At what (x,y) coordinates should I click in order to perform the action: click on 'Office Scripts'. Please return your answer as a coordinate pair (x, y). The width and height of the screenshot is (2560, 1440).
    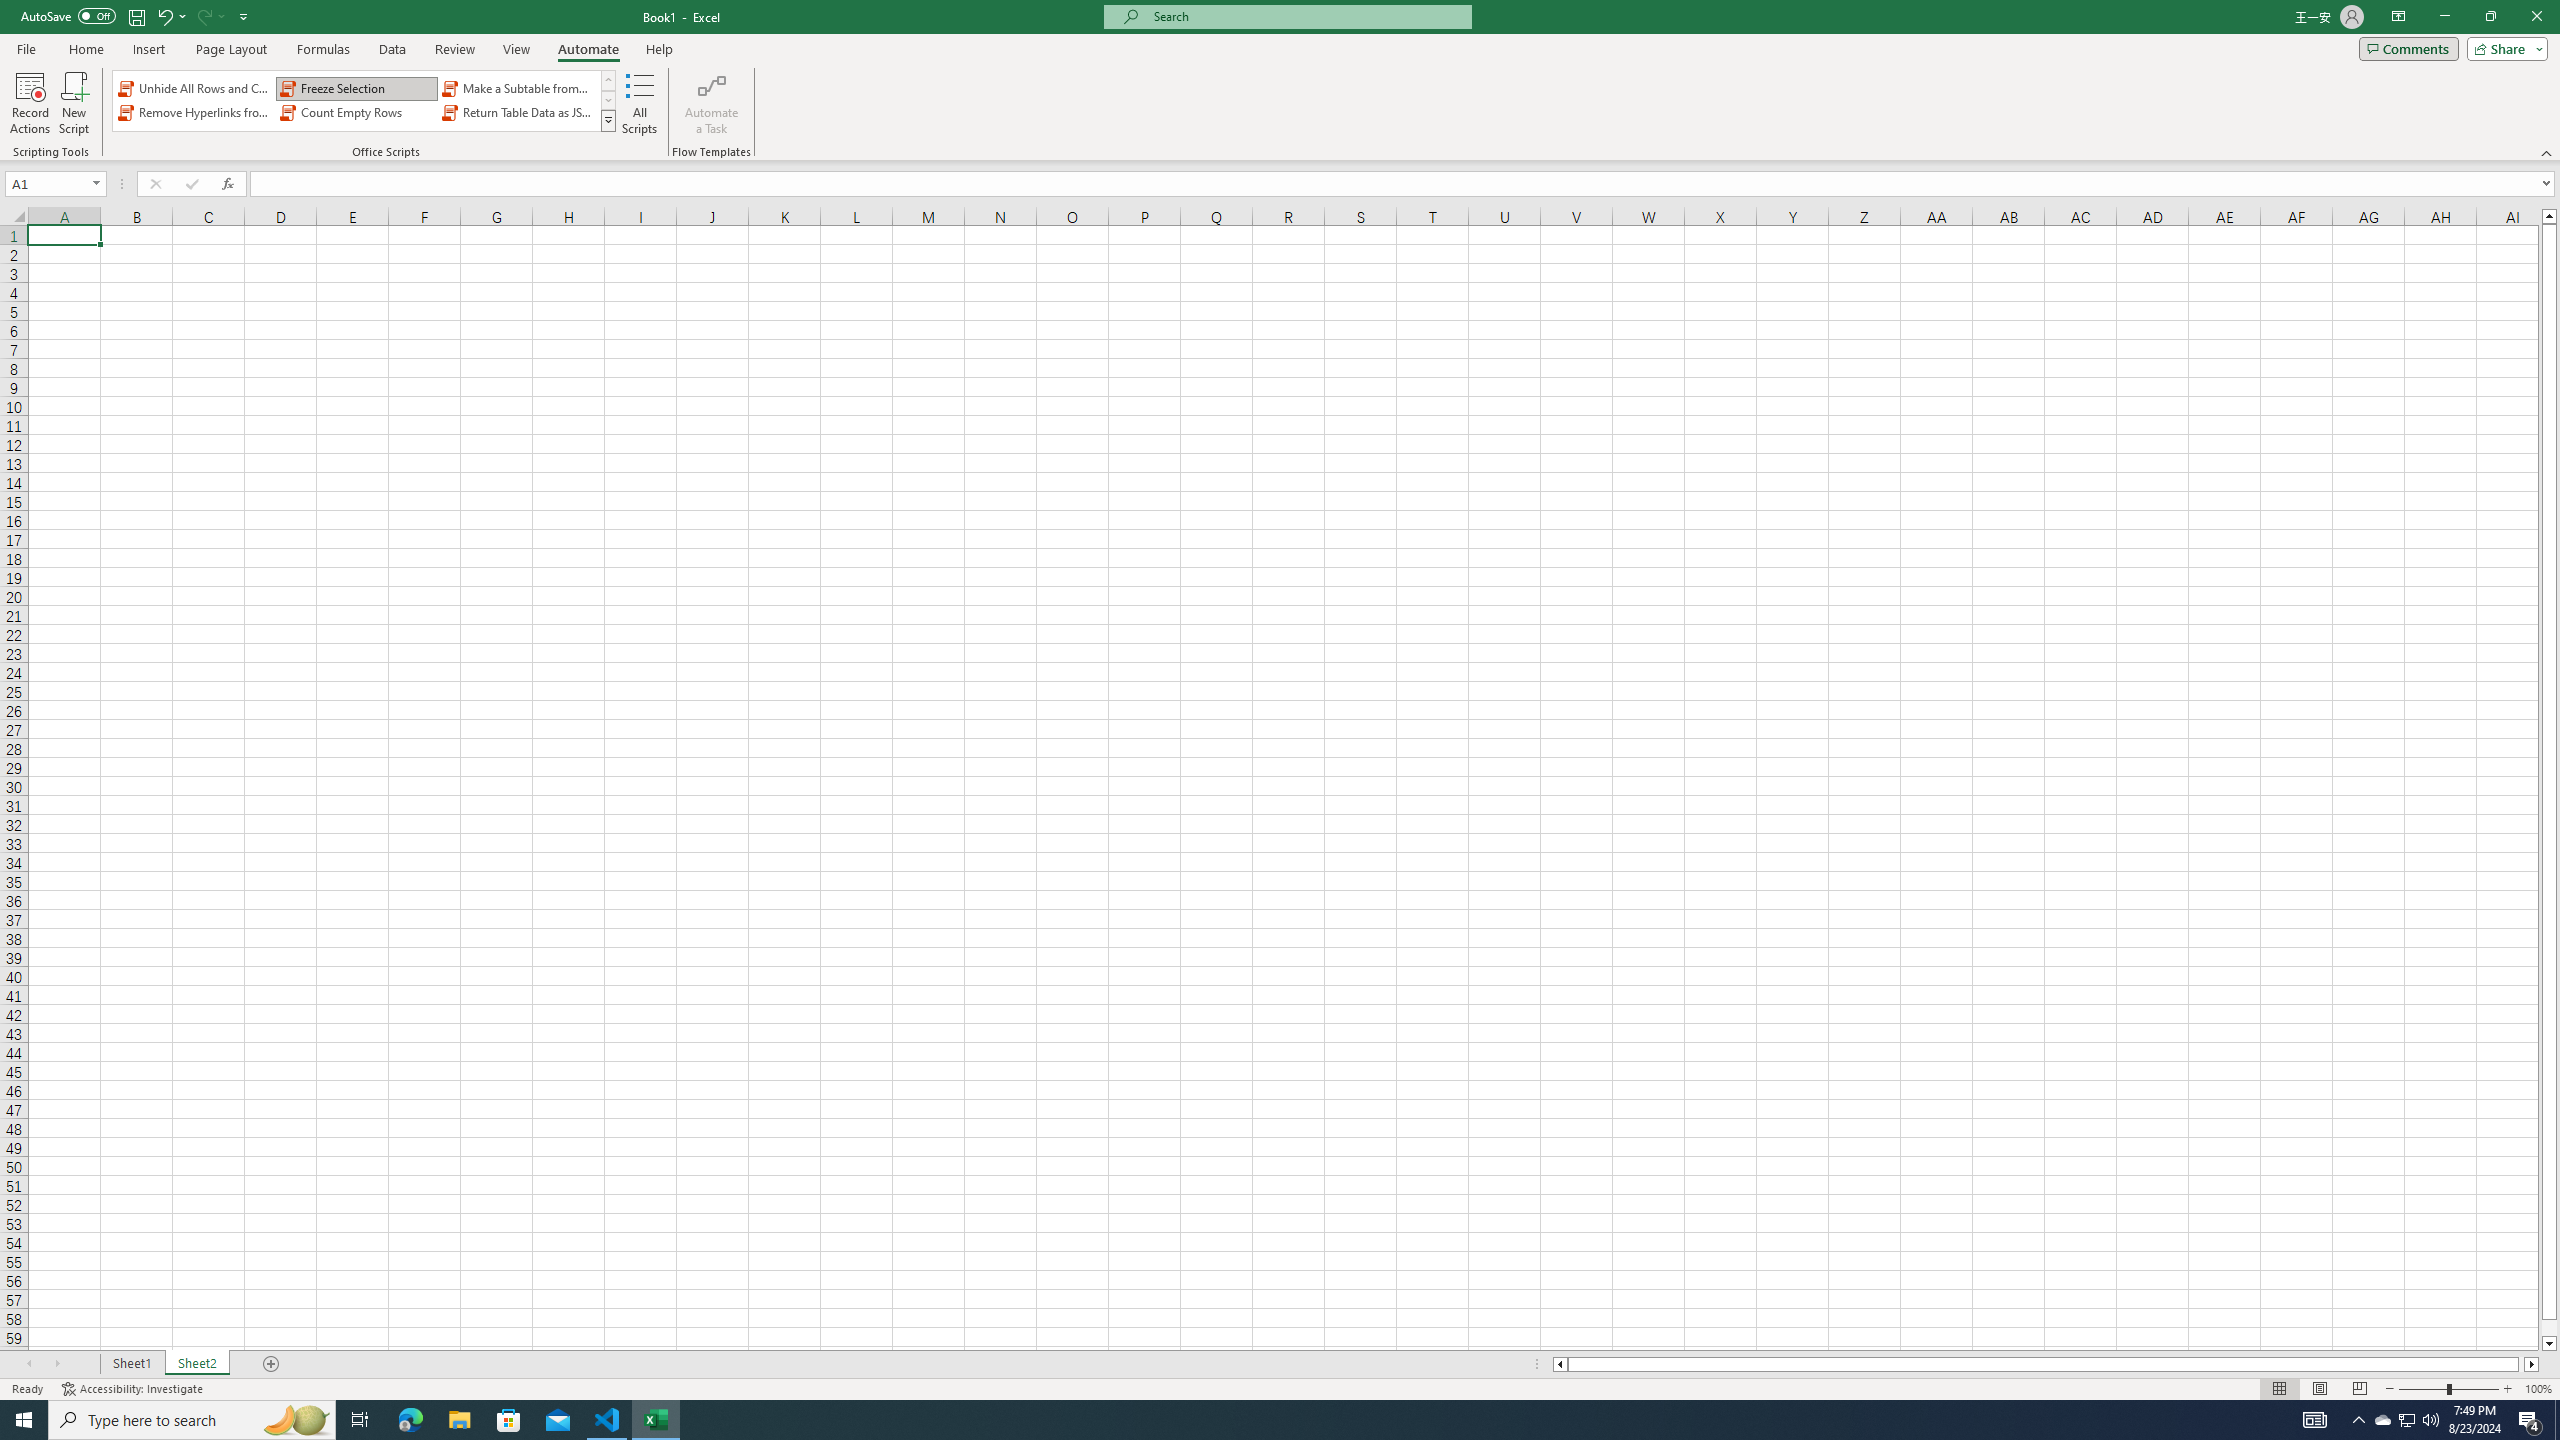
    Looking at the image, I should click on (608, 119).